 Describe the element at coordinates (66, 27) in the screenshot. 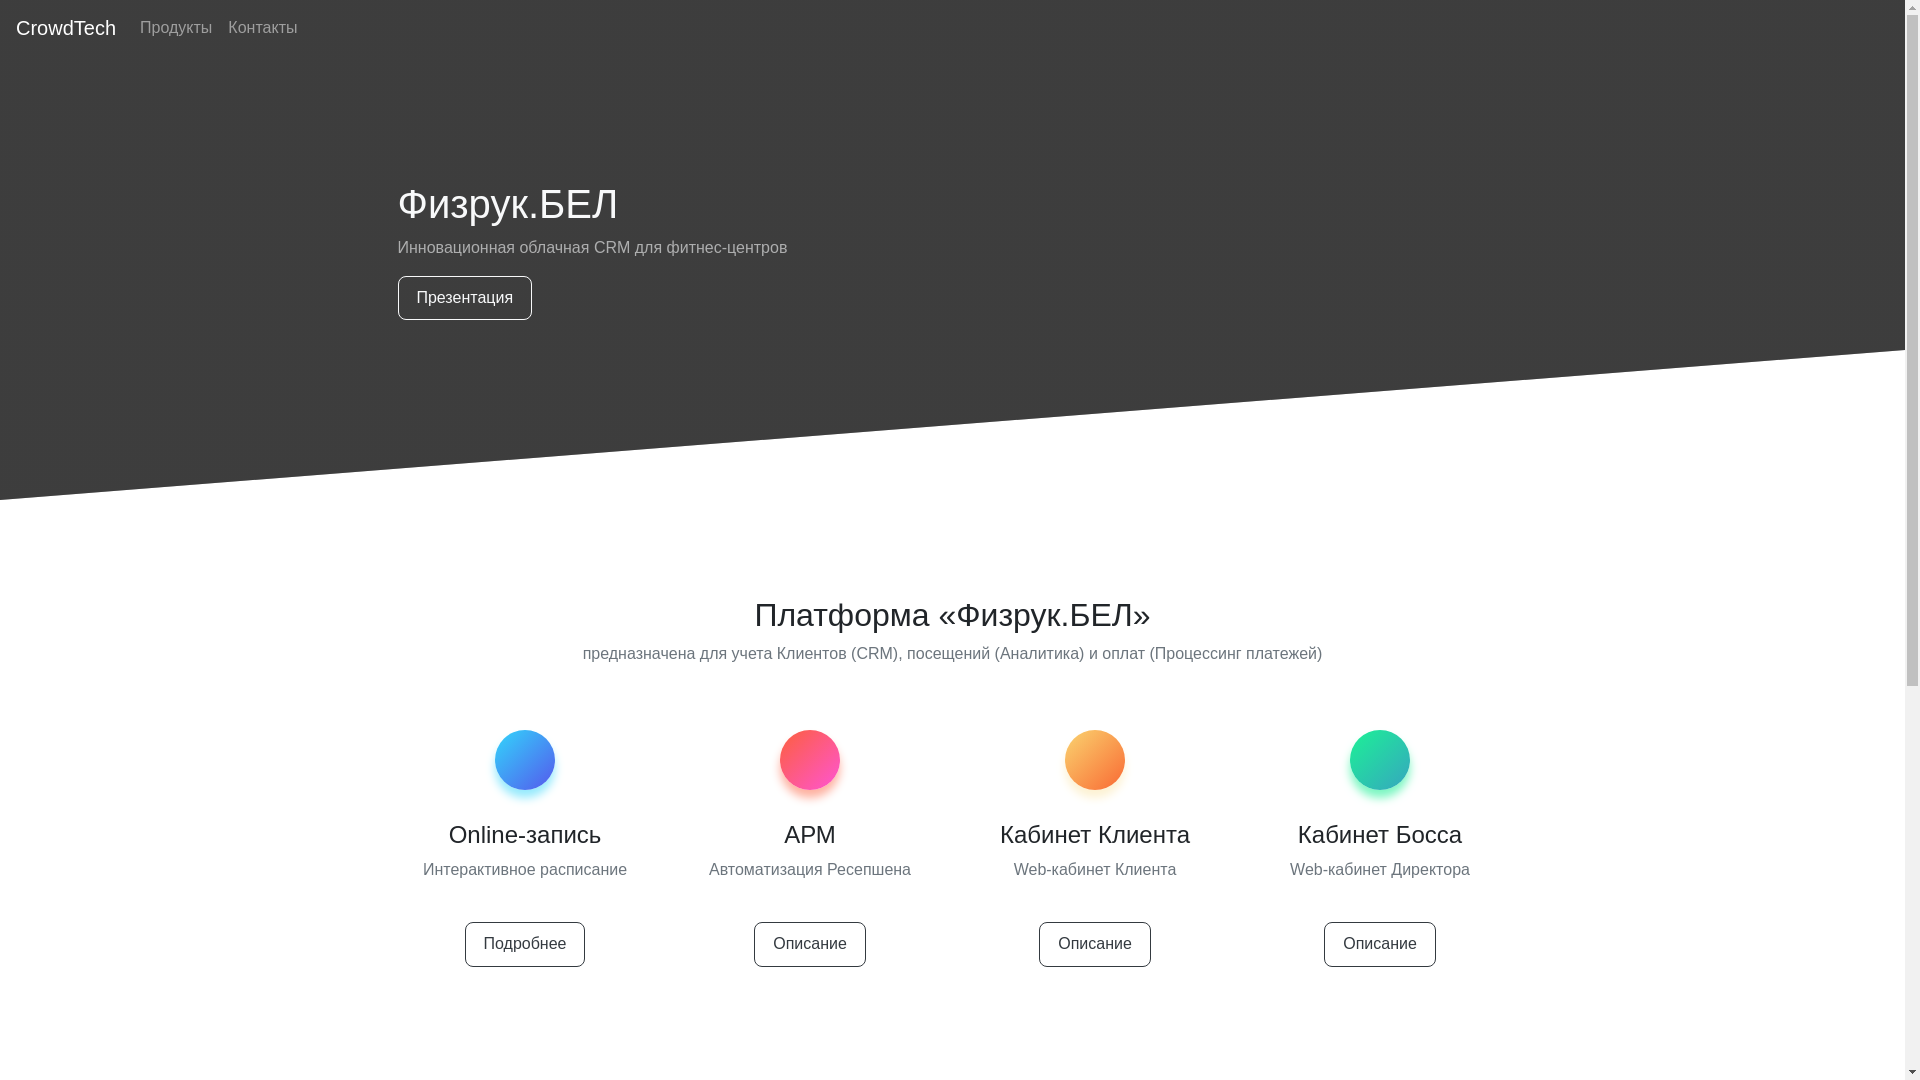

I see `'CrowdTech'` at that location.